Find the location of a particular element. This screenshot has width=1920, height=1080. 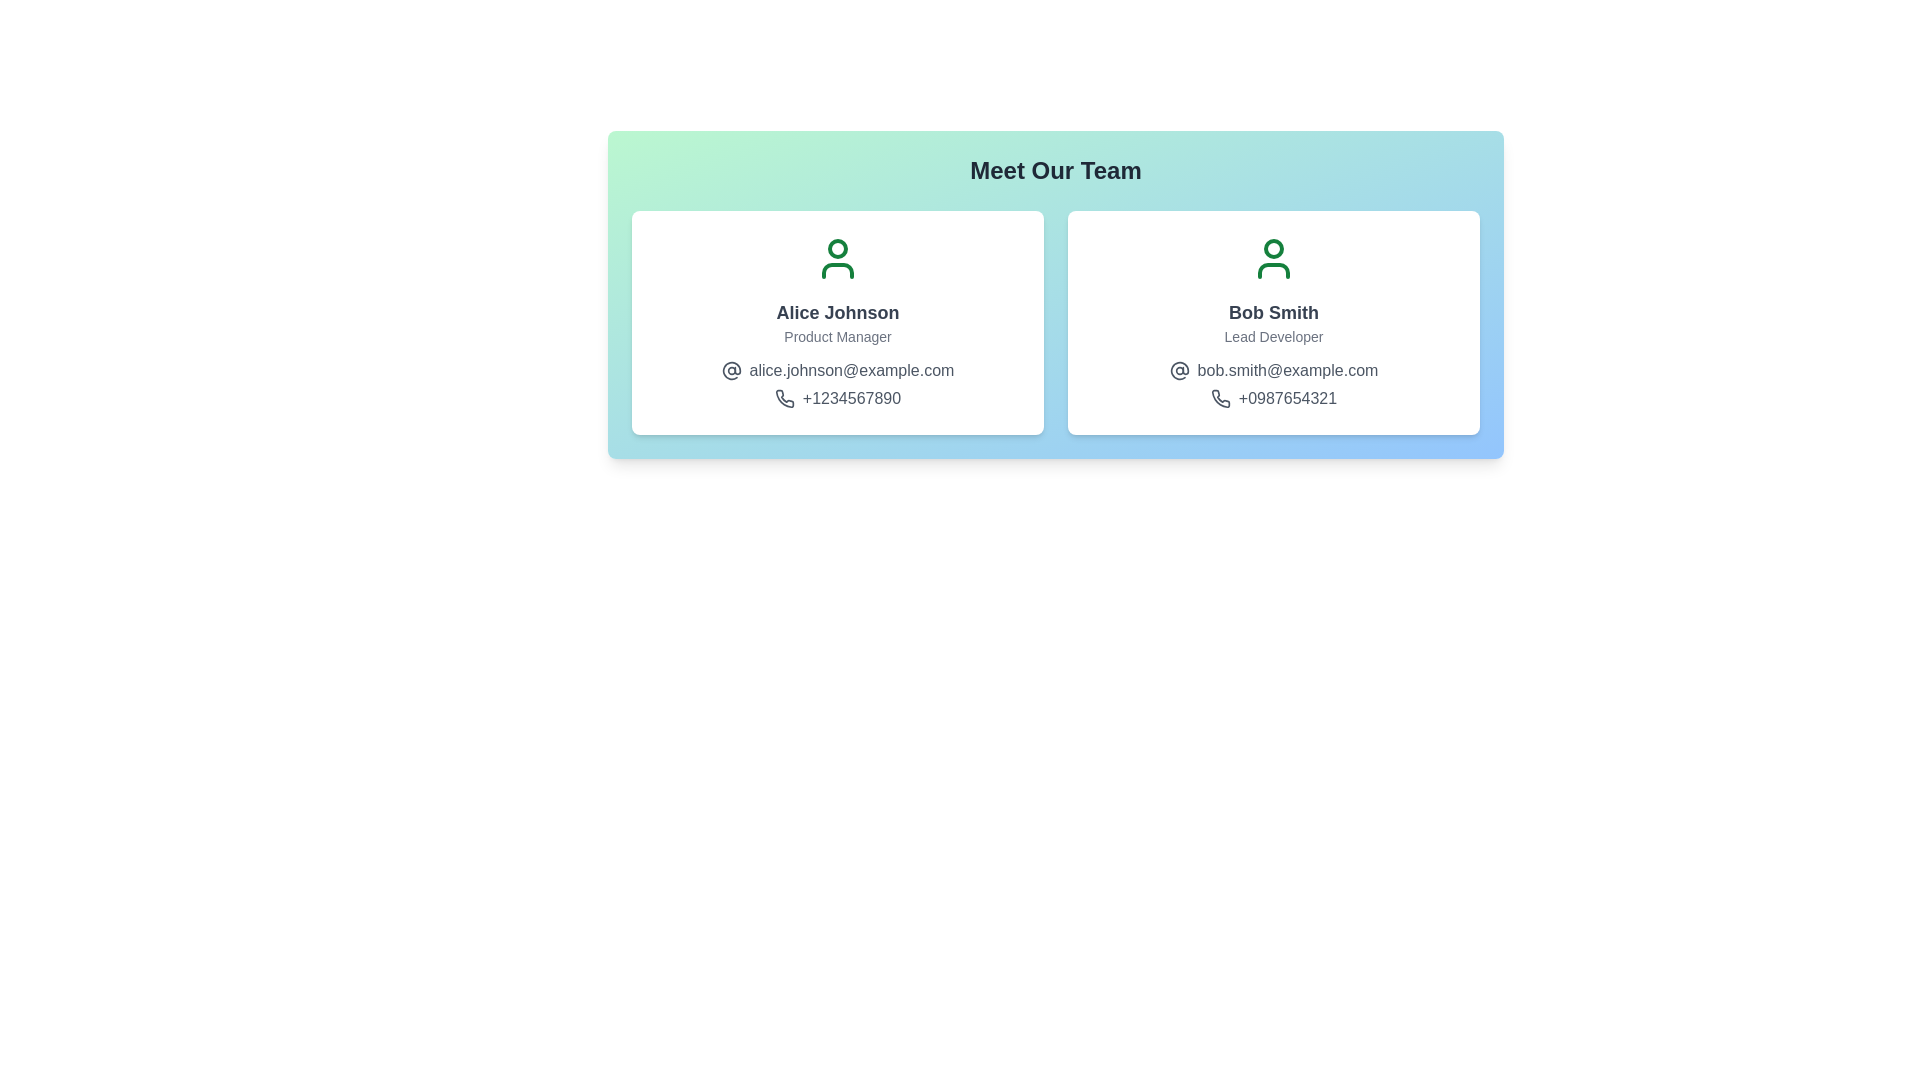

the SVG icon representing the profile of Bob Smith, which is centrally located at the top of his profile card is located at coordinates (1272, 257).